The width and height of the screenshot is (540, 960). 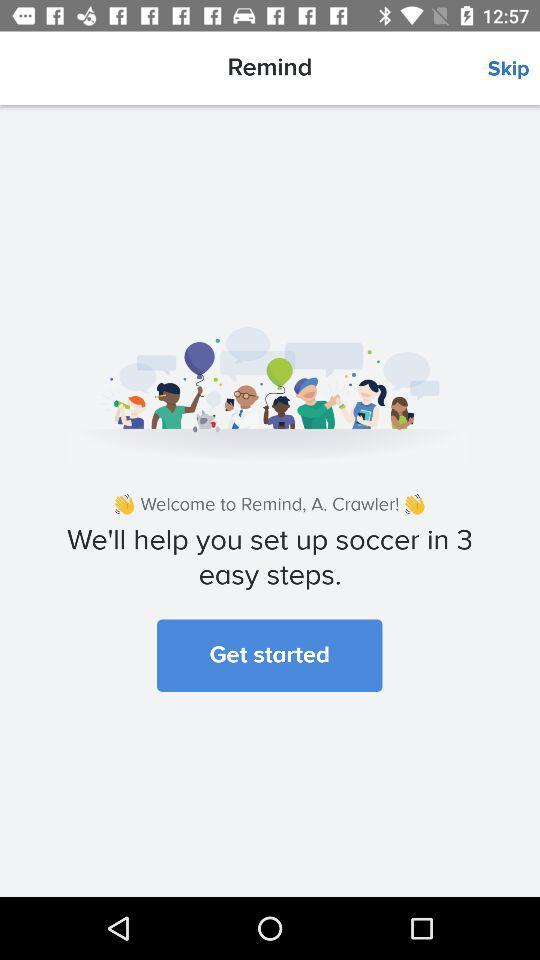 I want to click on icon below we ll help, so click(x=269, y=654).